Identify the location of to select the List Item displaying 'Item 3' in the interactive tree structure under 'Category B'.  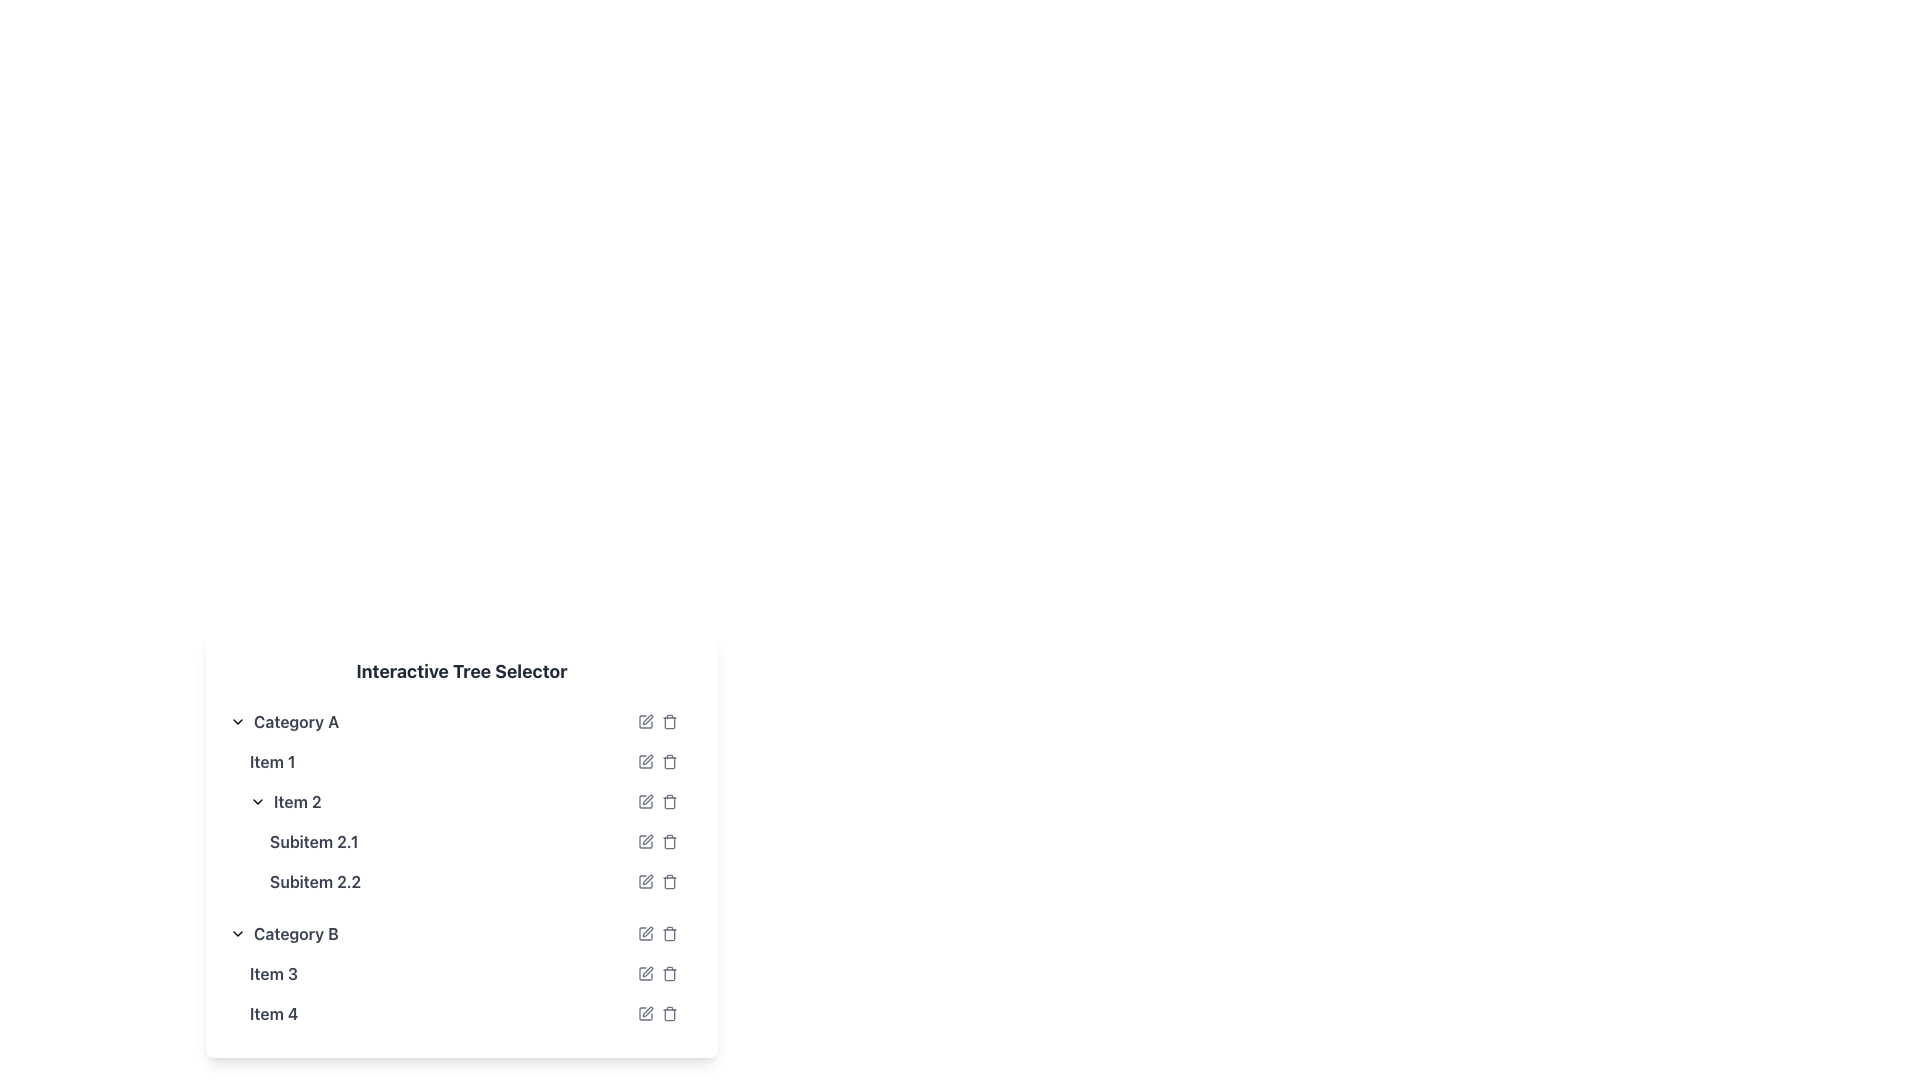
(460, 973).